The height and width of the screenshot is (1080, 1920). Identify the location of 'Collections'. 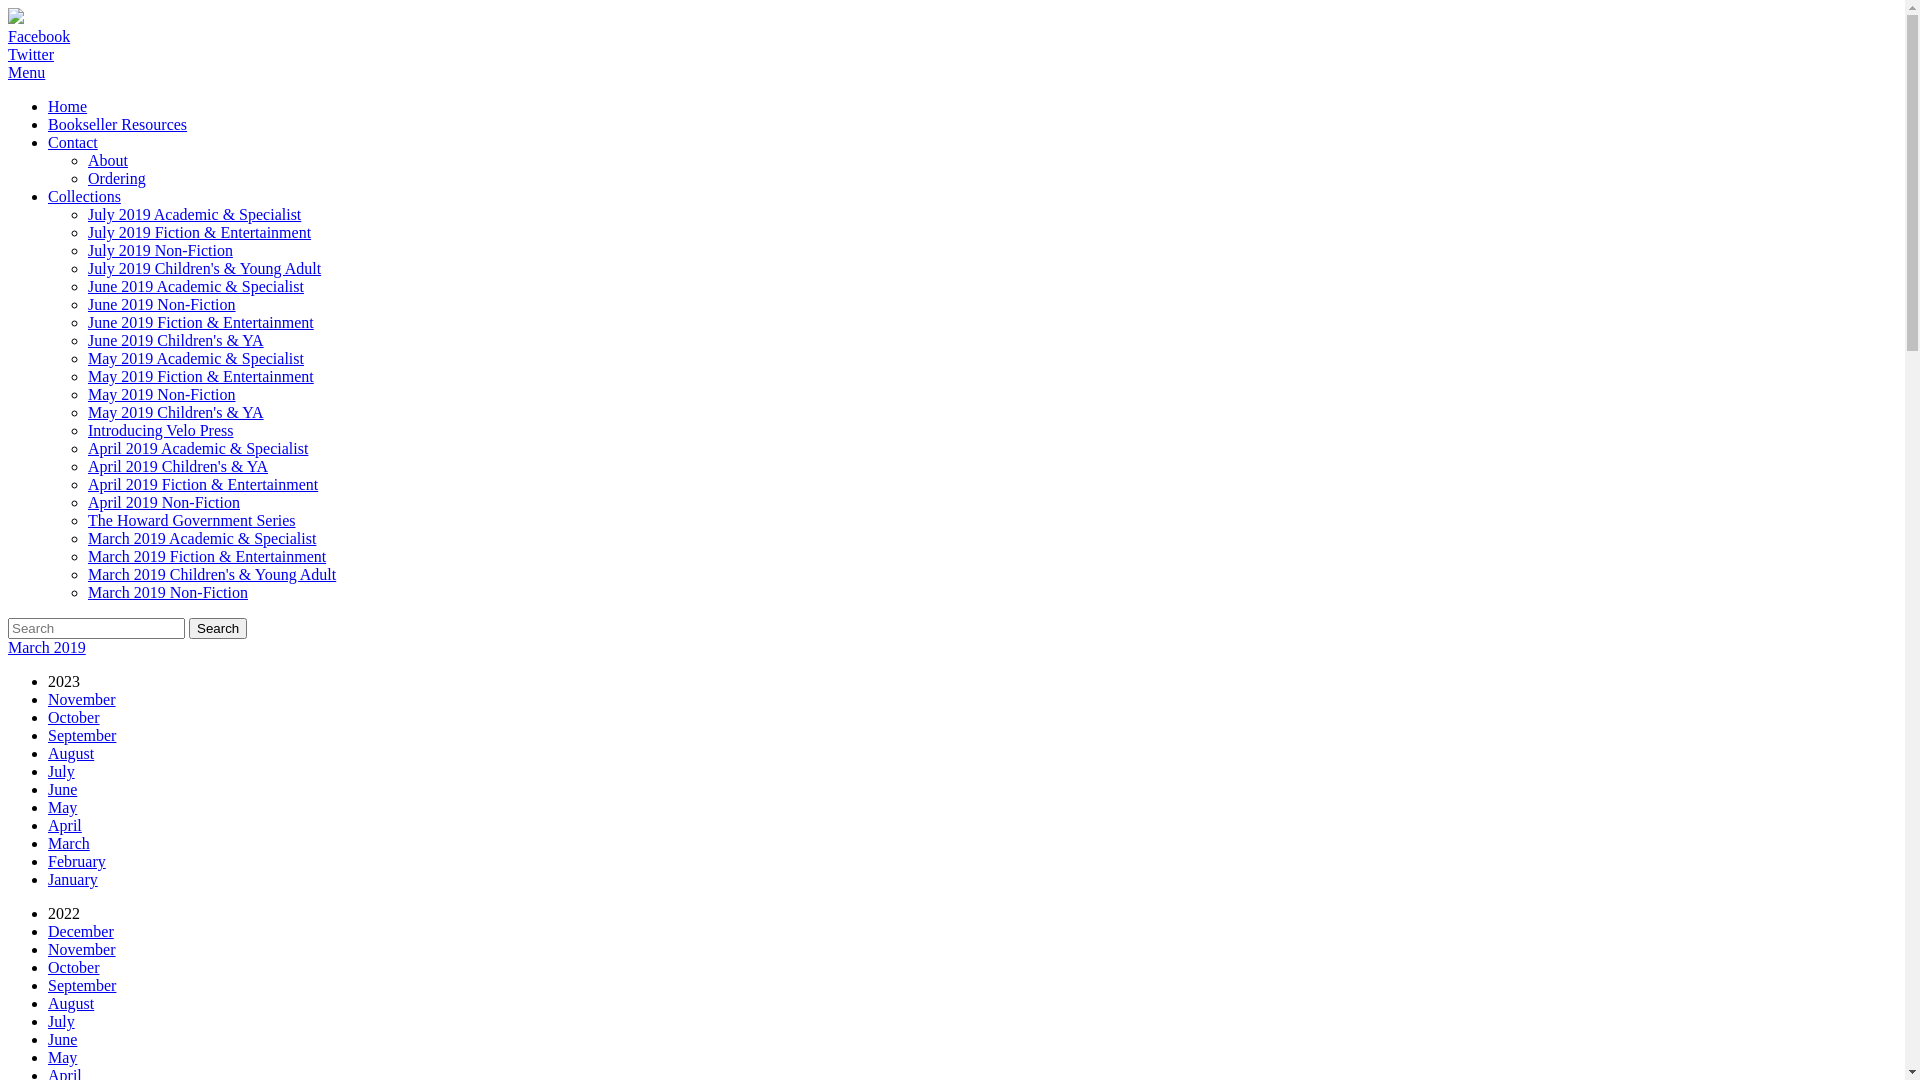
(83, 196).